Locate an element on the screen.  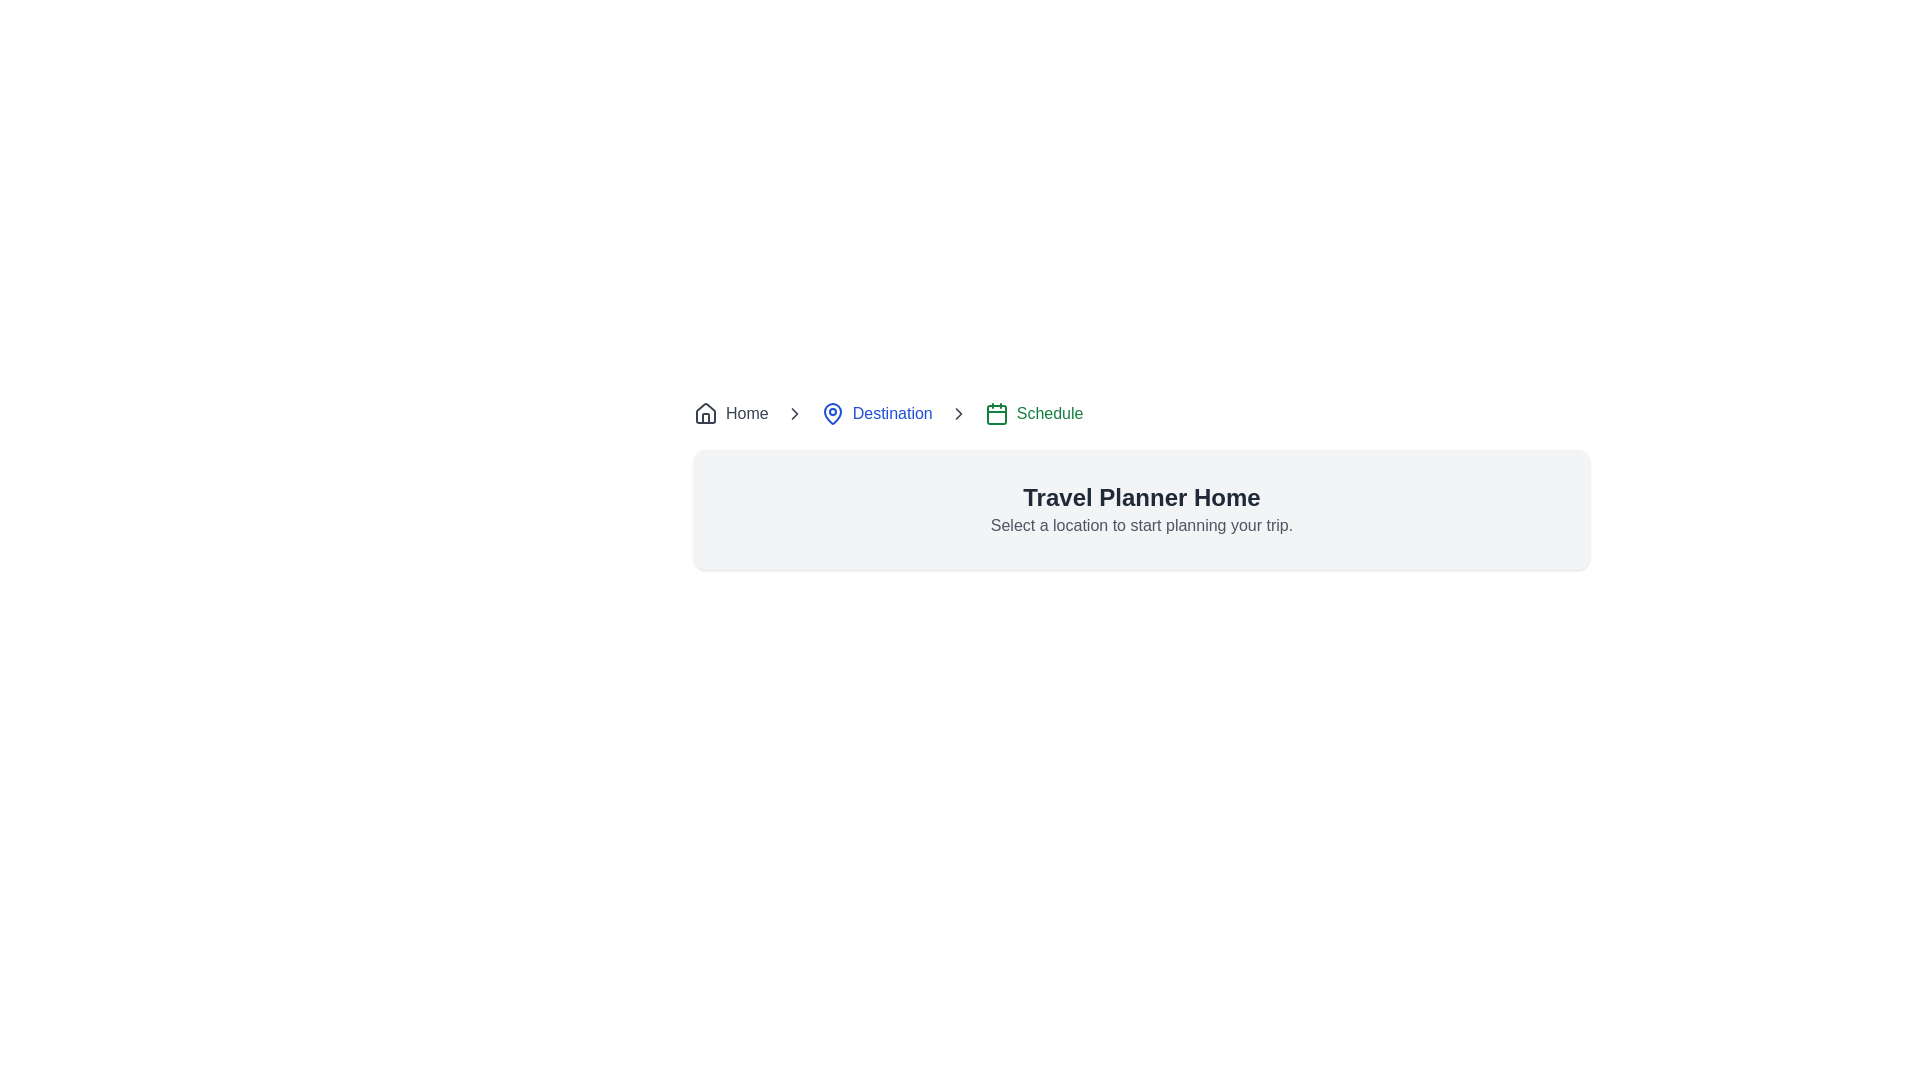
the second item in the breadcrumb navigation bar, which is a Link with Icon that redirects to the 'Destination' section is located at coordinates (876, 412).